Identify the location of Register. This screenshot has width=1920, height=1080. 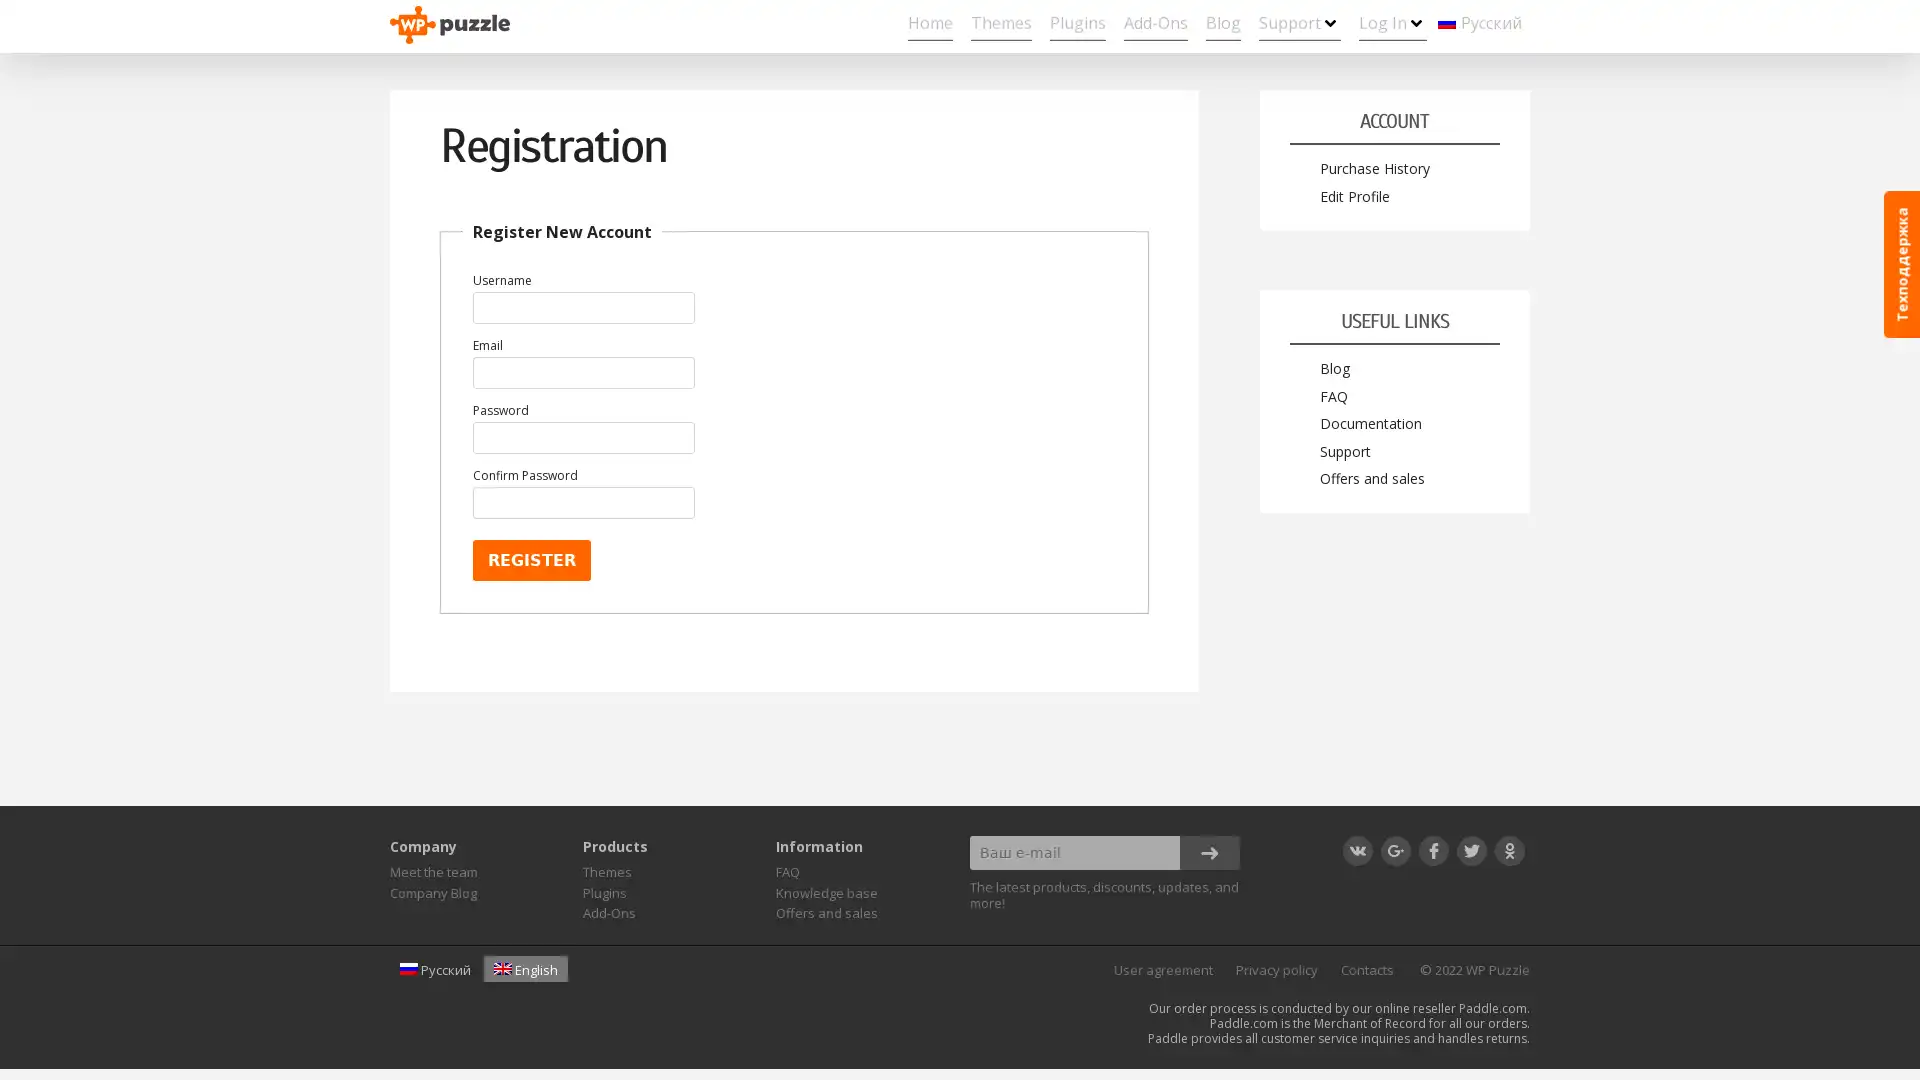
(532, 560).